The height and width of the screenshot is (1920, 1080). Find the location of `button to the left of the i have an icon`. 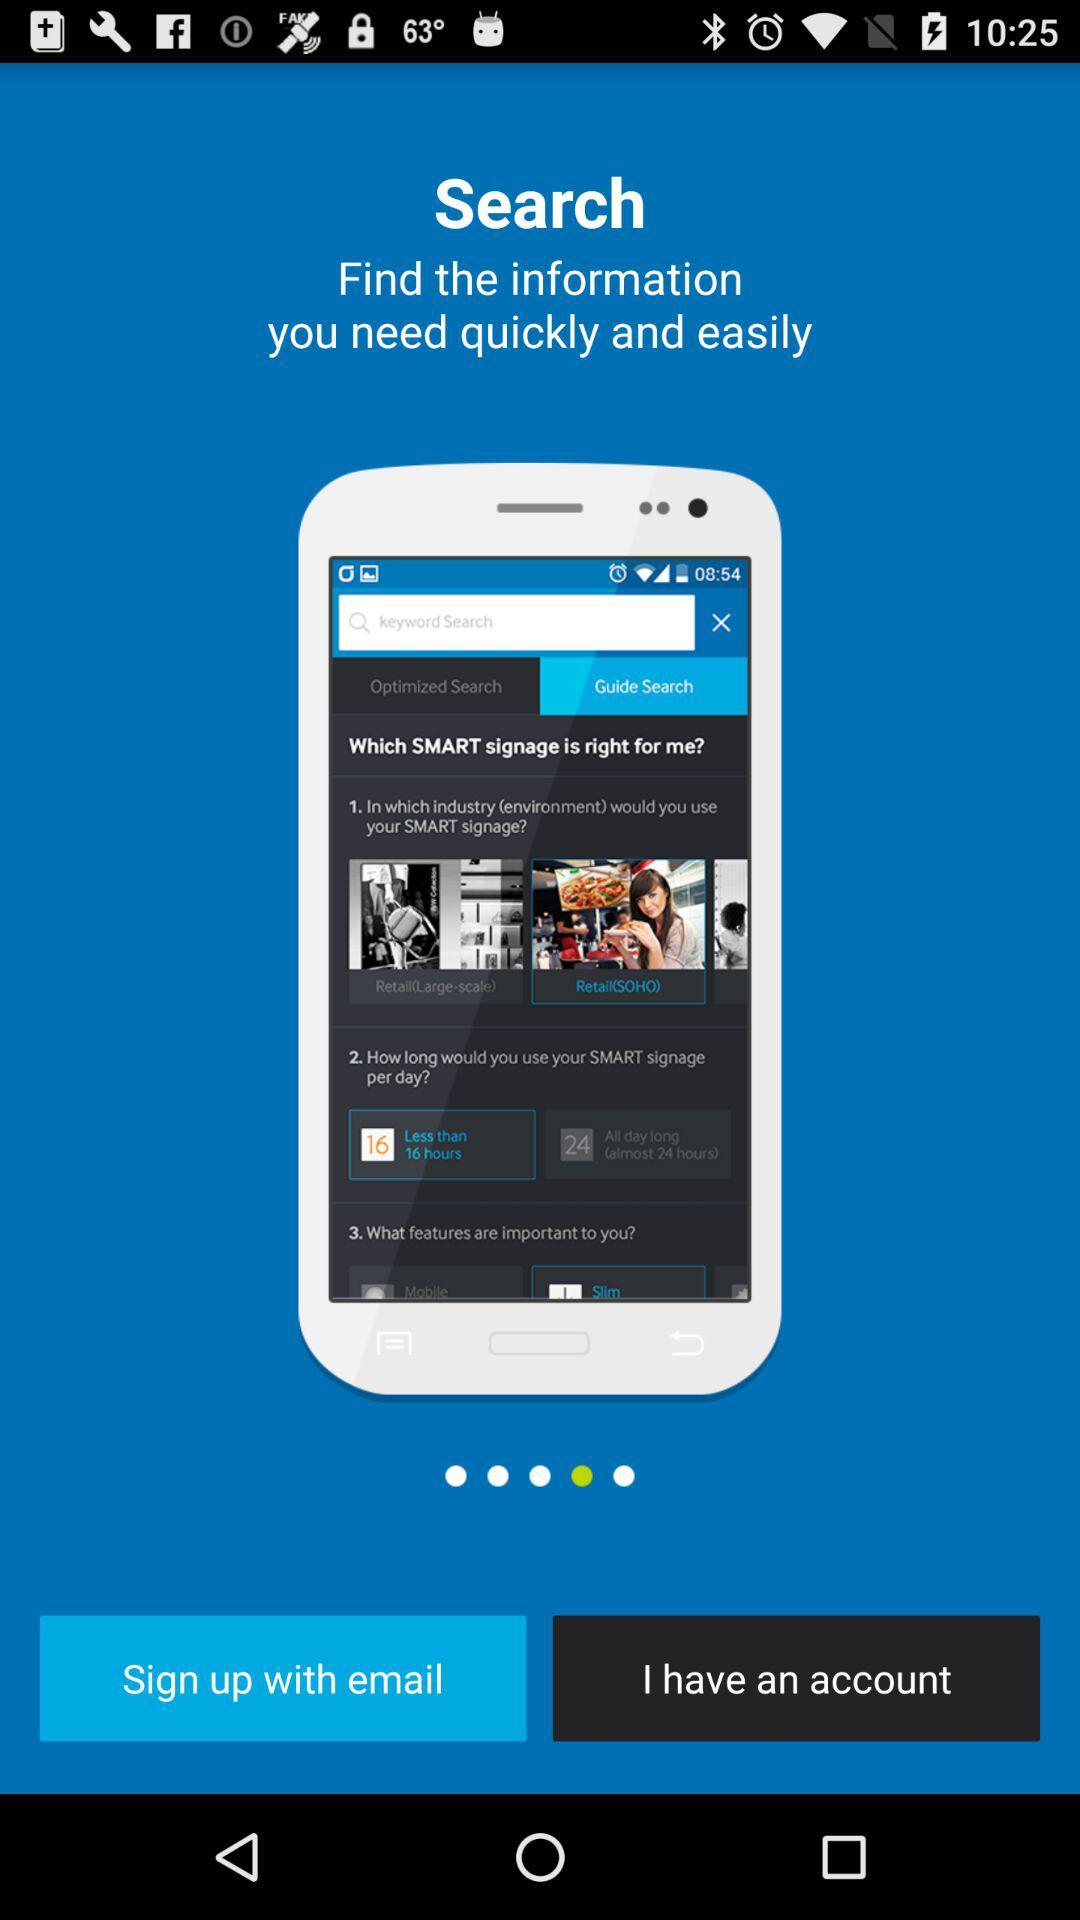

button to the left of the i have an icon is located at coordinates (283, 1678).